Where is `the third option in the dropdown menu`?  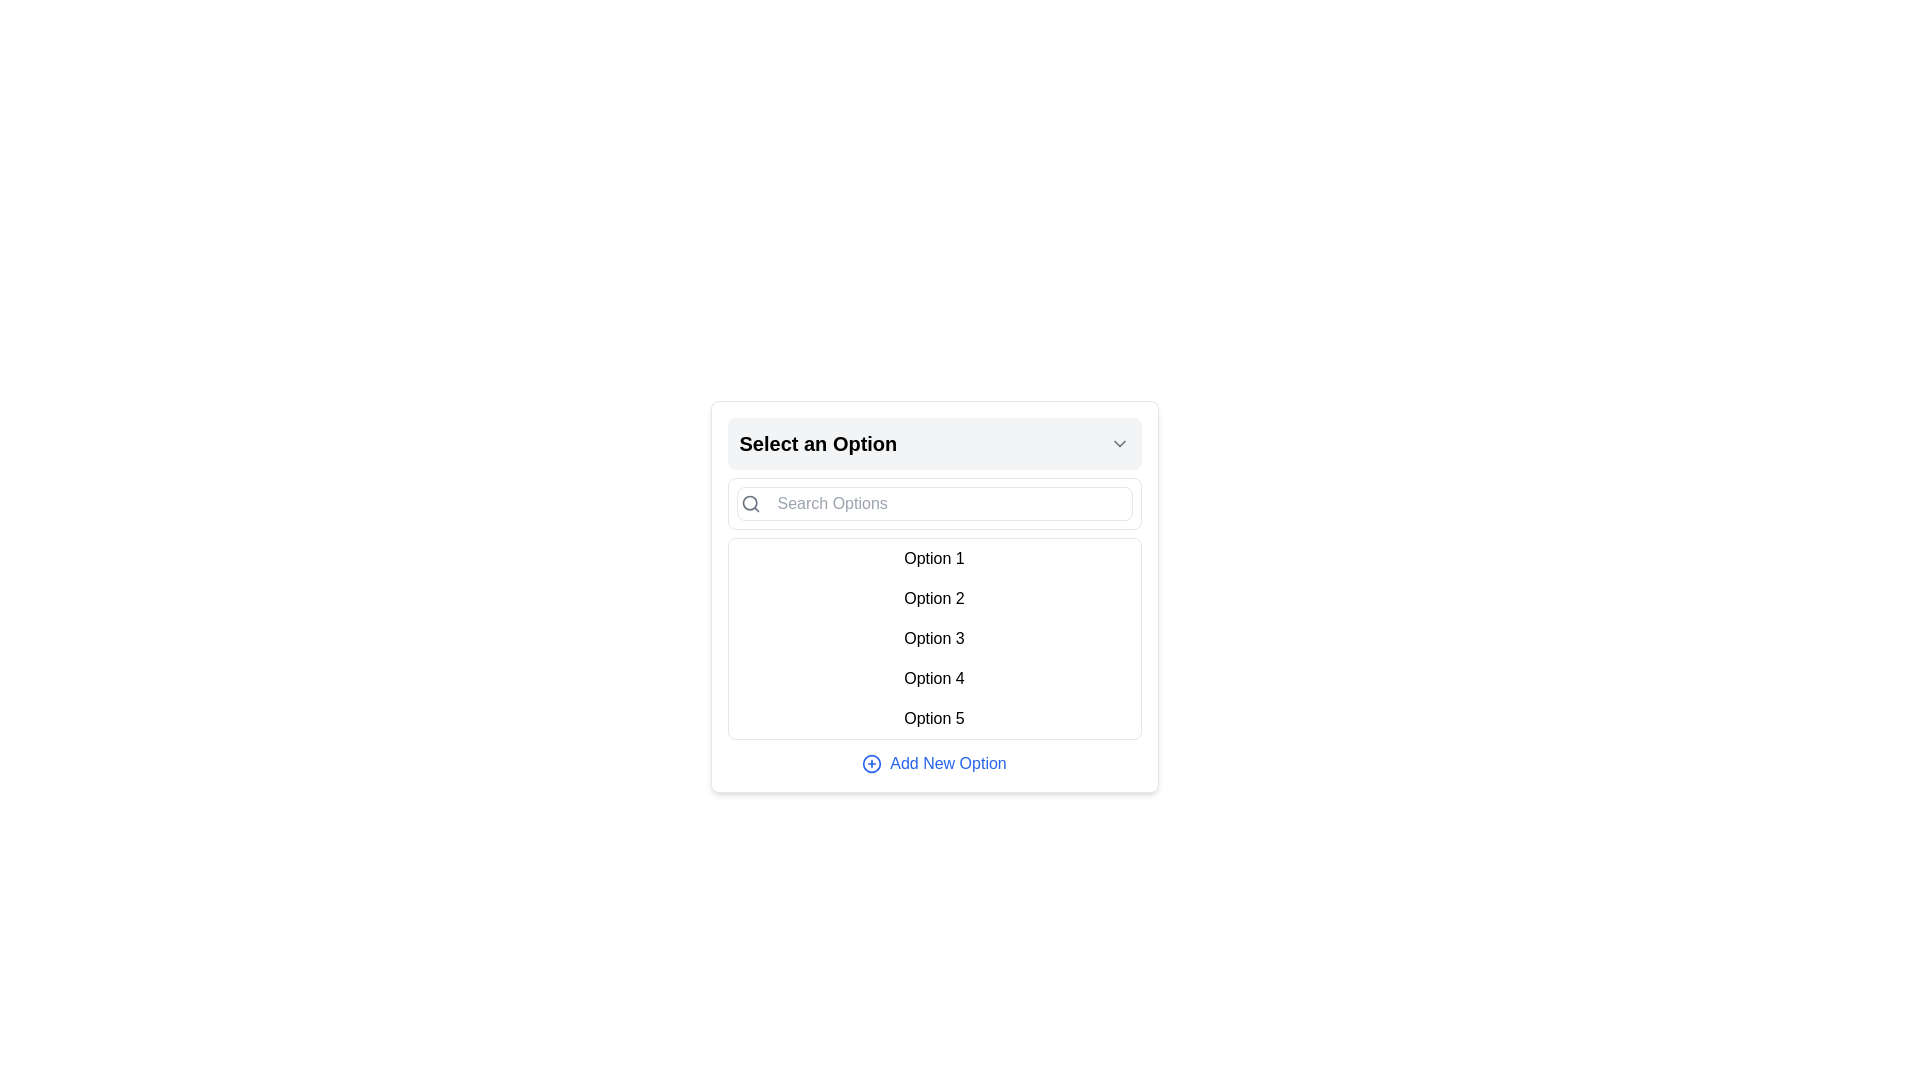 the third option in the dropdown menu is located at coordinates (933, 639).